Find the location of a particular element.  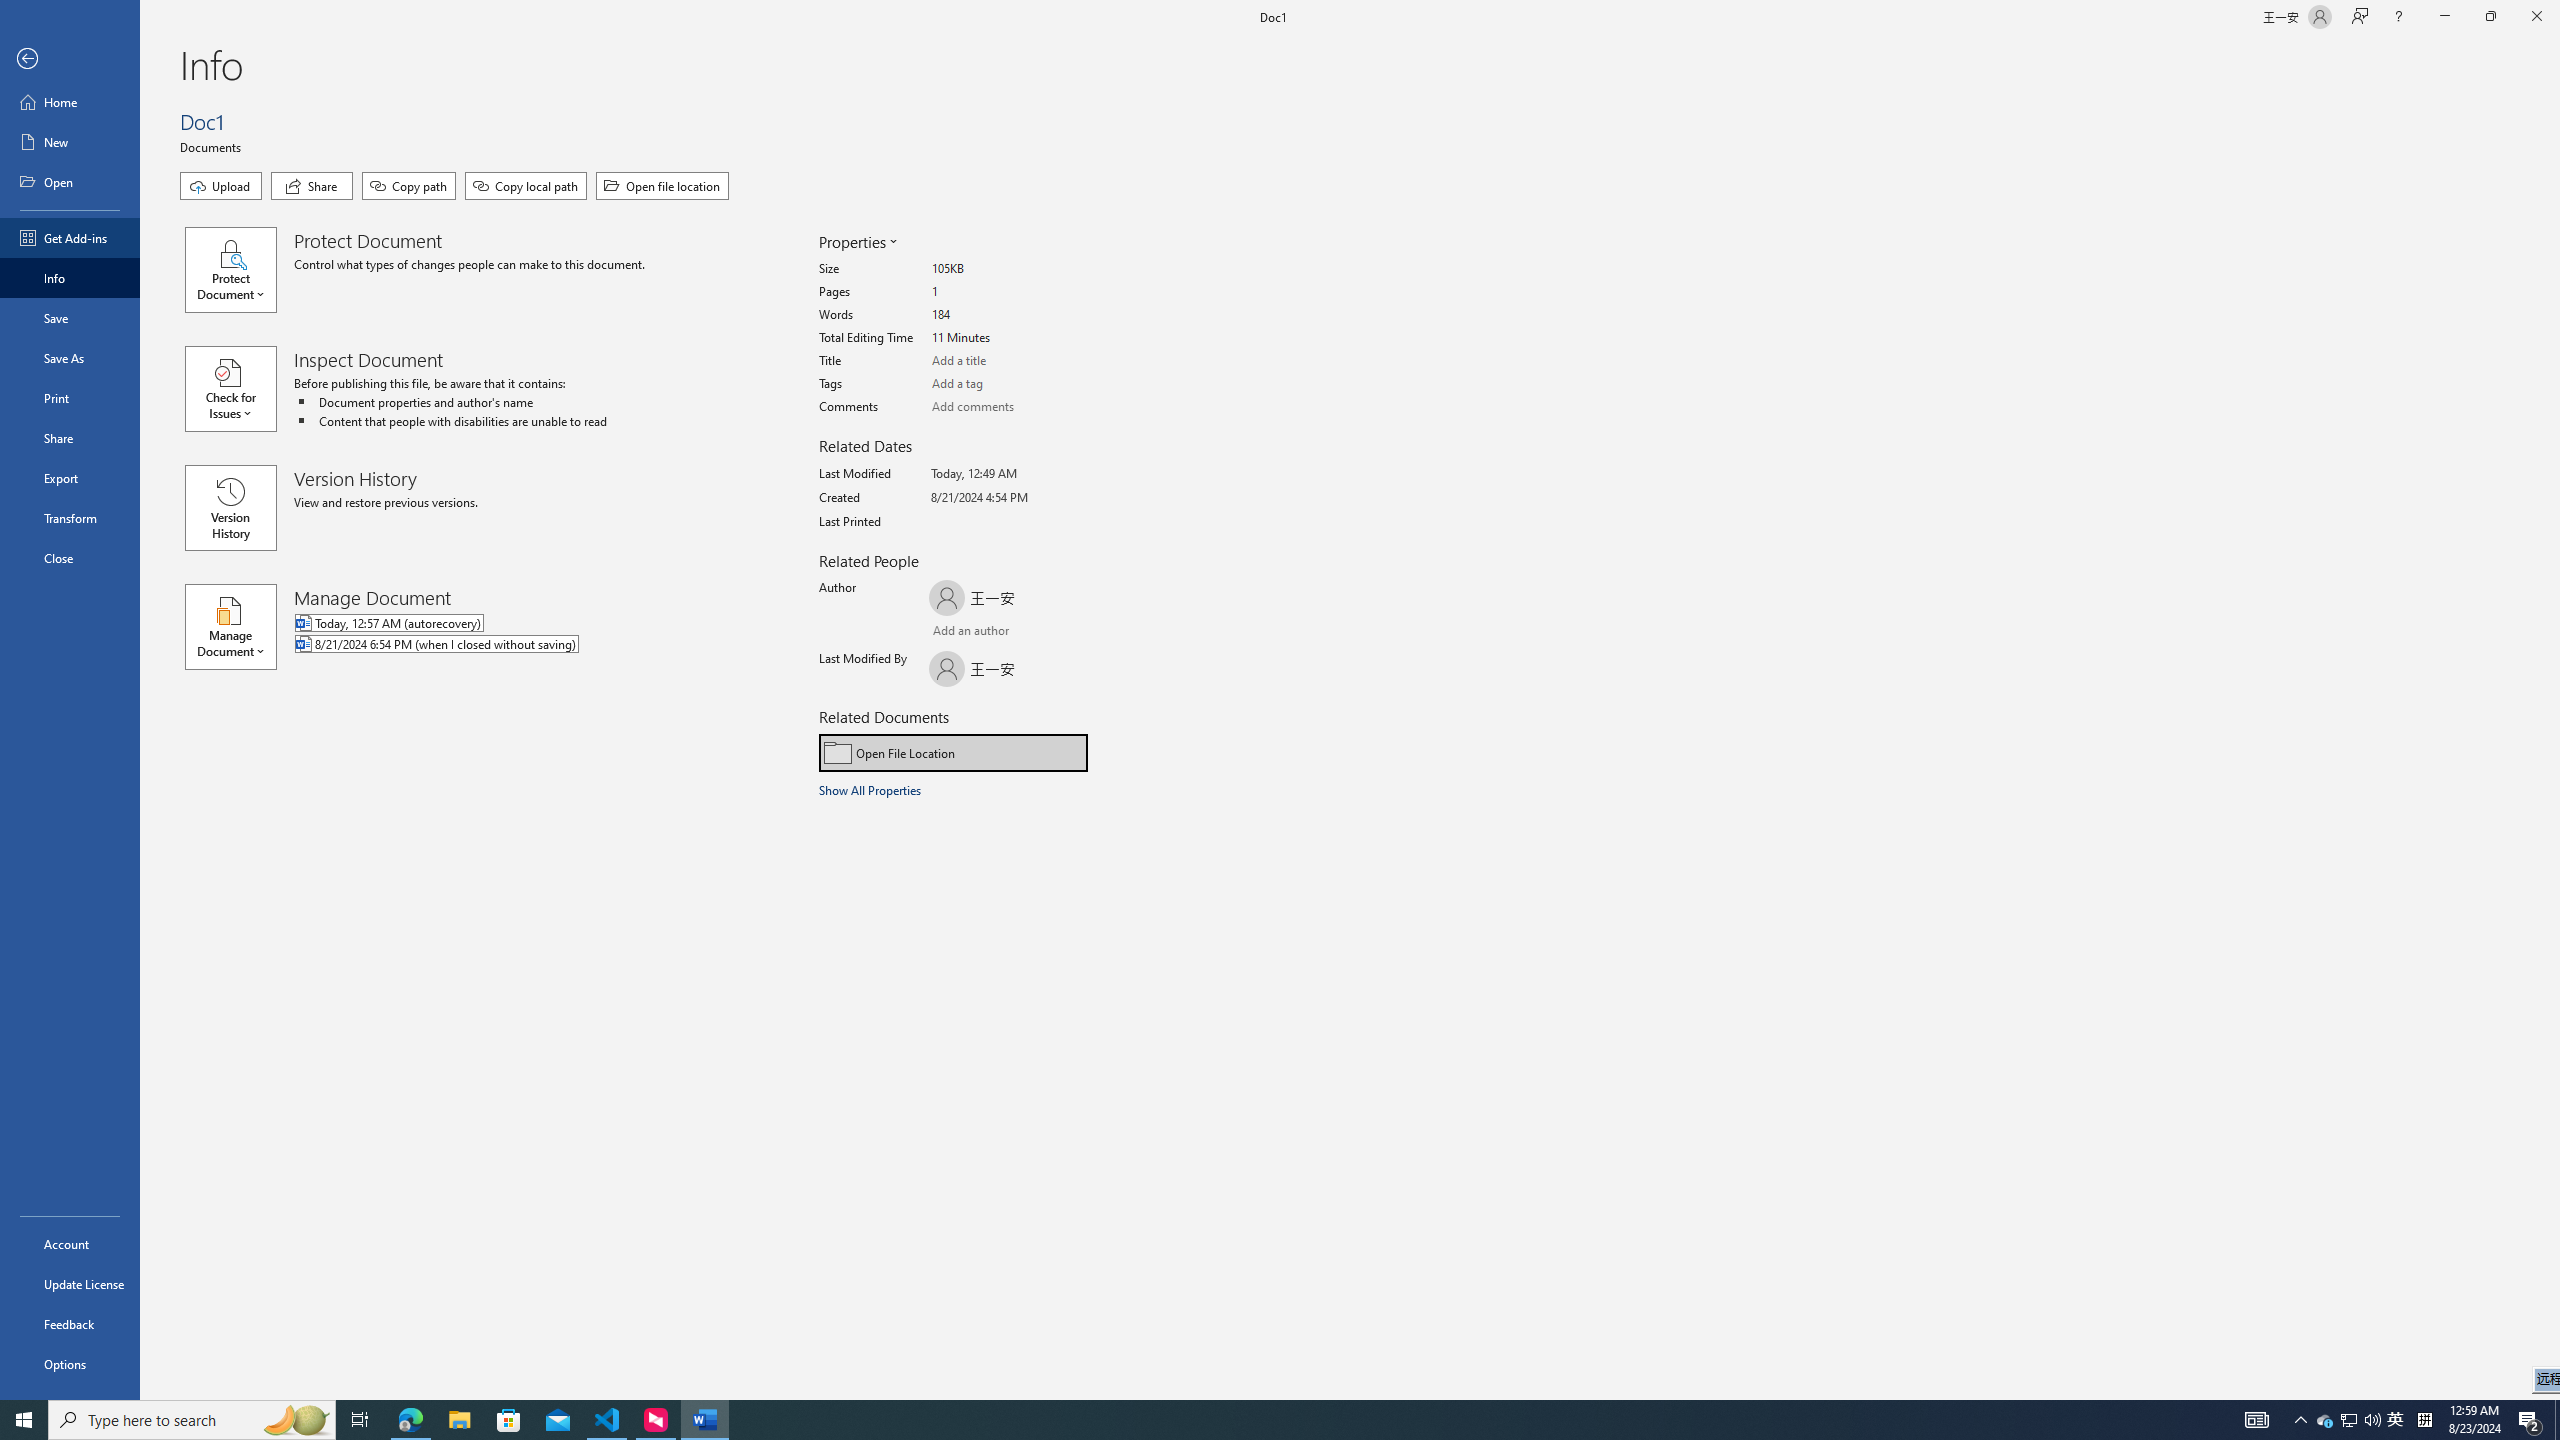

'Open File Location' is located at coordinates (953, 752).